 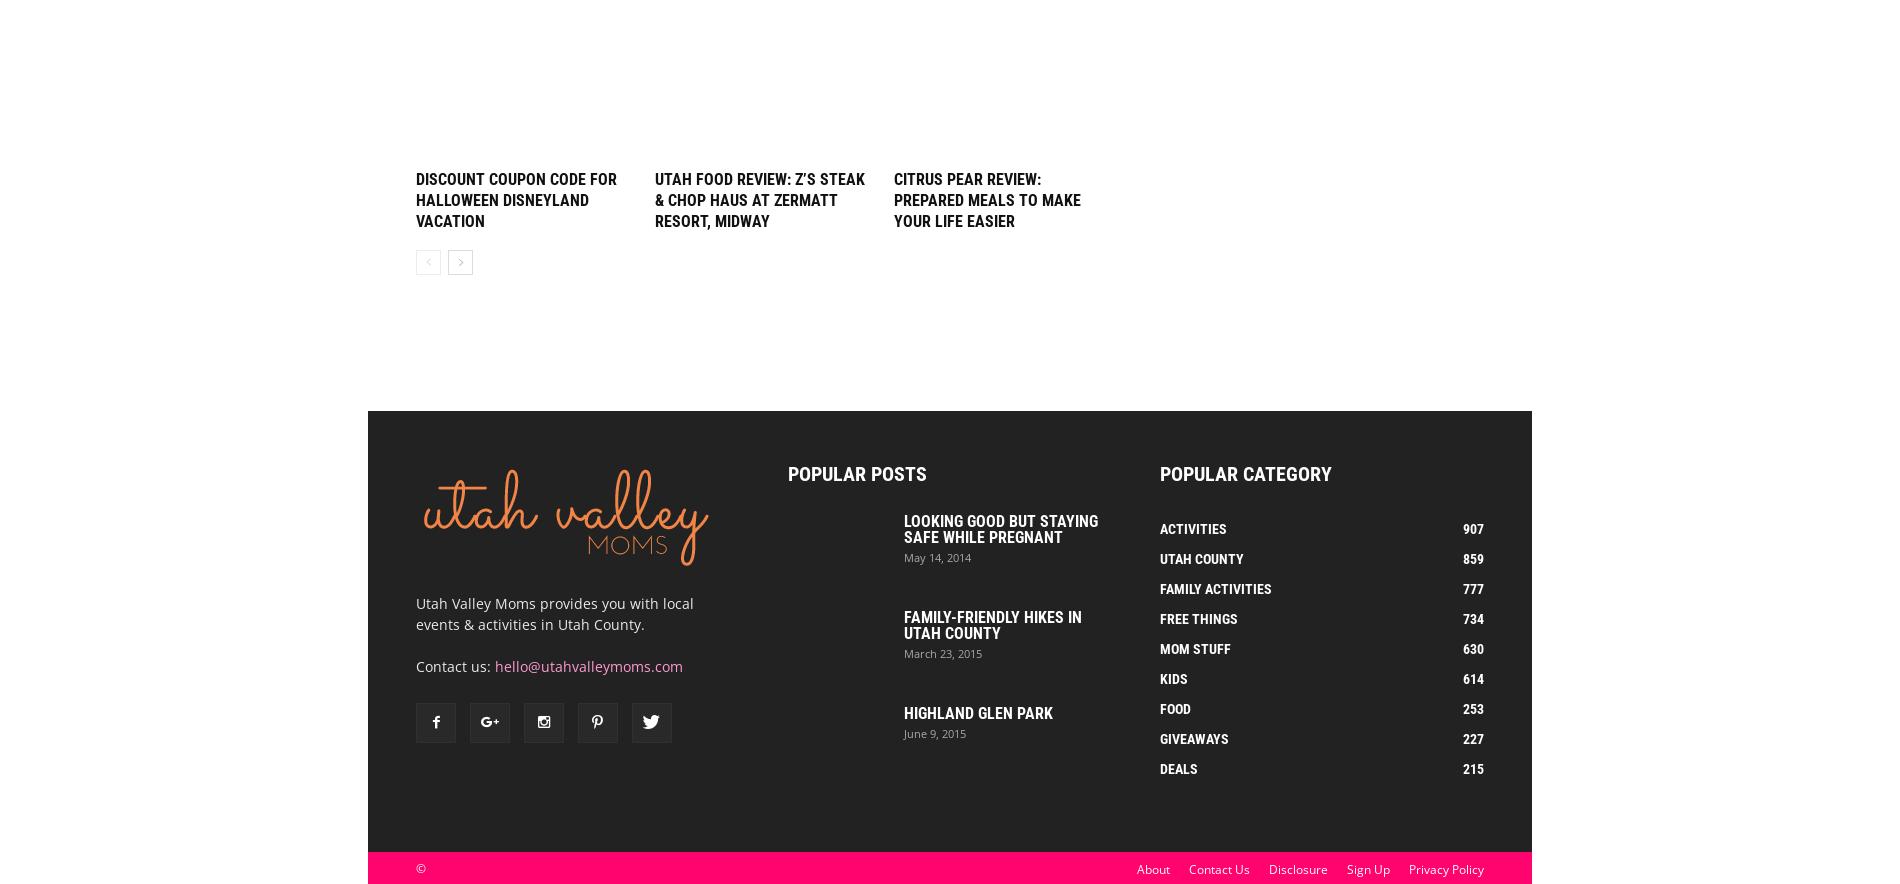 What do you see at coordinates (978, 712) in the screenshot?
I see `'Highland Glen Park'` at bounding box center [978, 712].